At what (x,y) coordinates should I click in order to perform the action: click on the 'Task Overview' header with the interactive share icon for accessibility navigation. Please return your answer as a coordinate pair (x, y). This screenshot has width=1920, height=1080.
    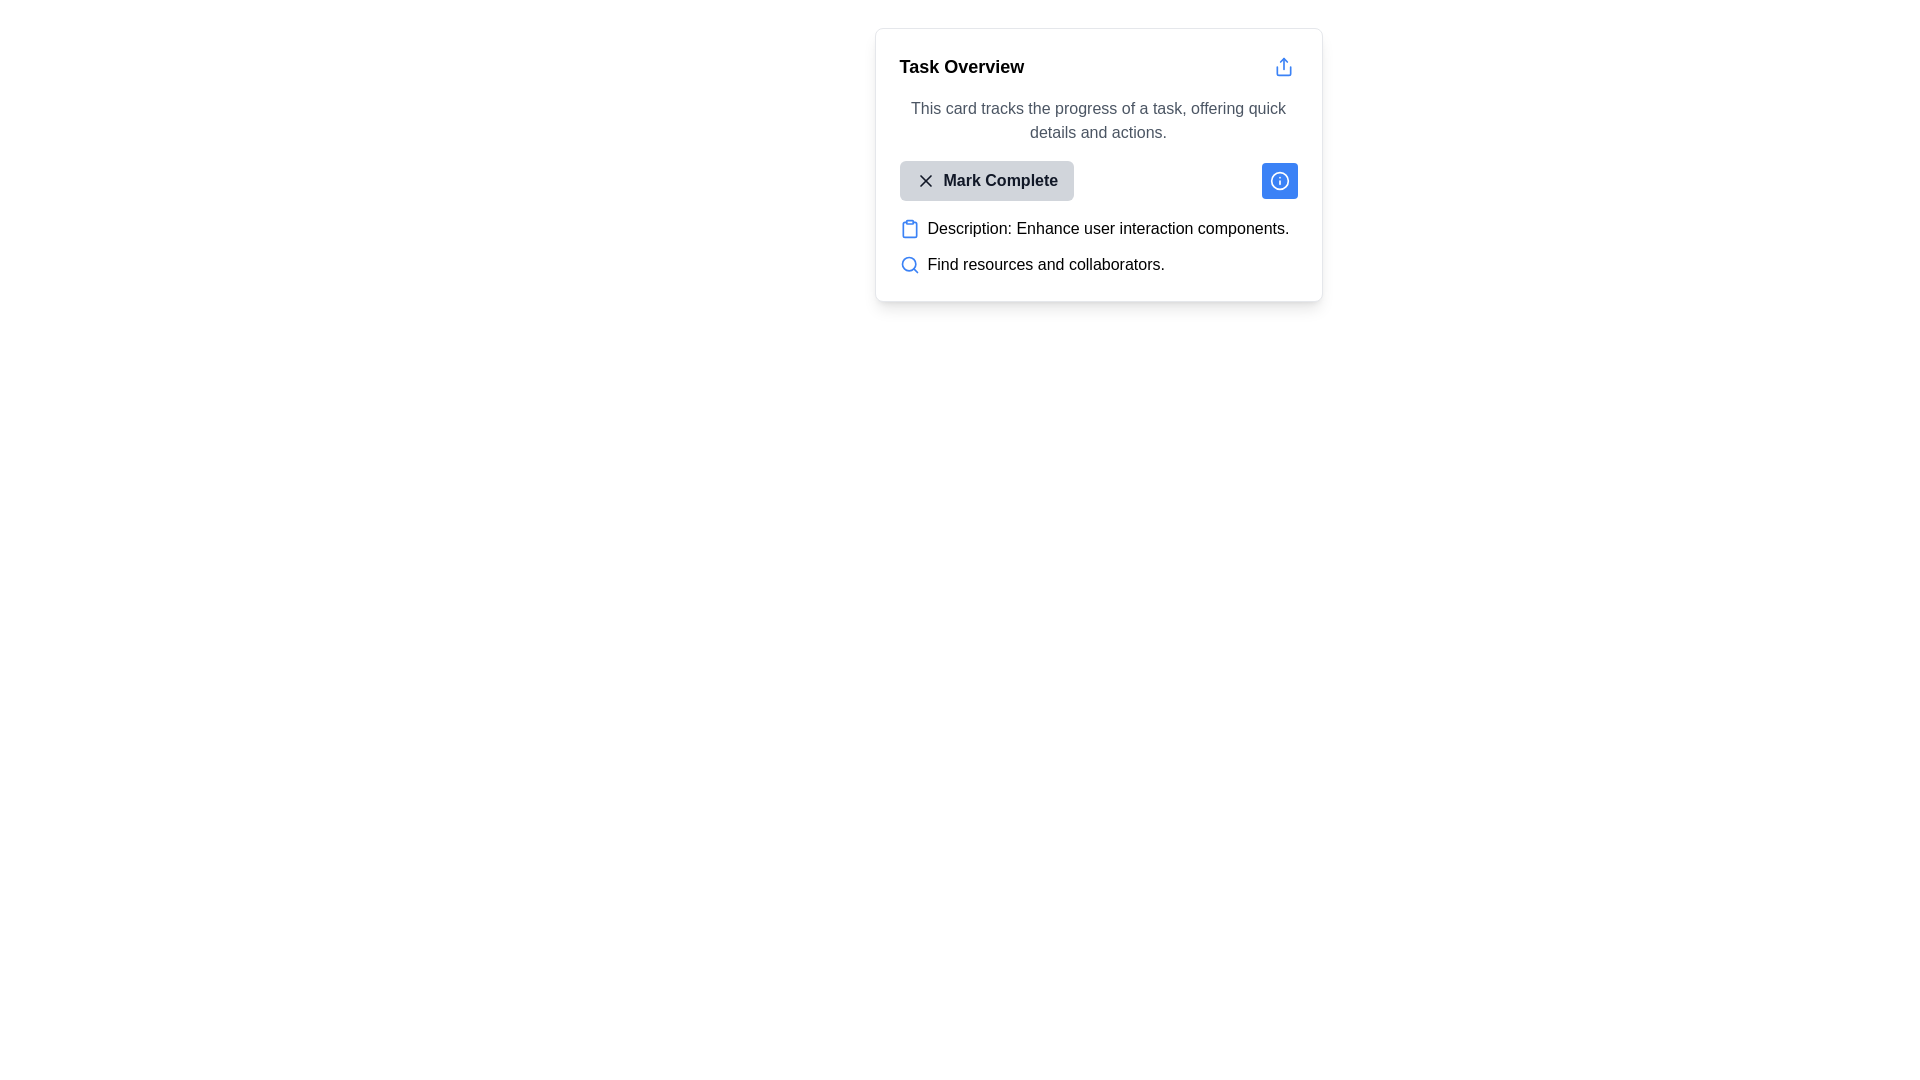
    Looking at the image, I should click on (1097, 65).